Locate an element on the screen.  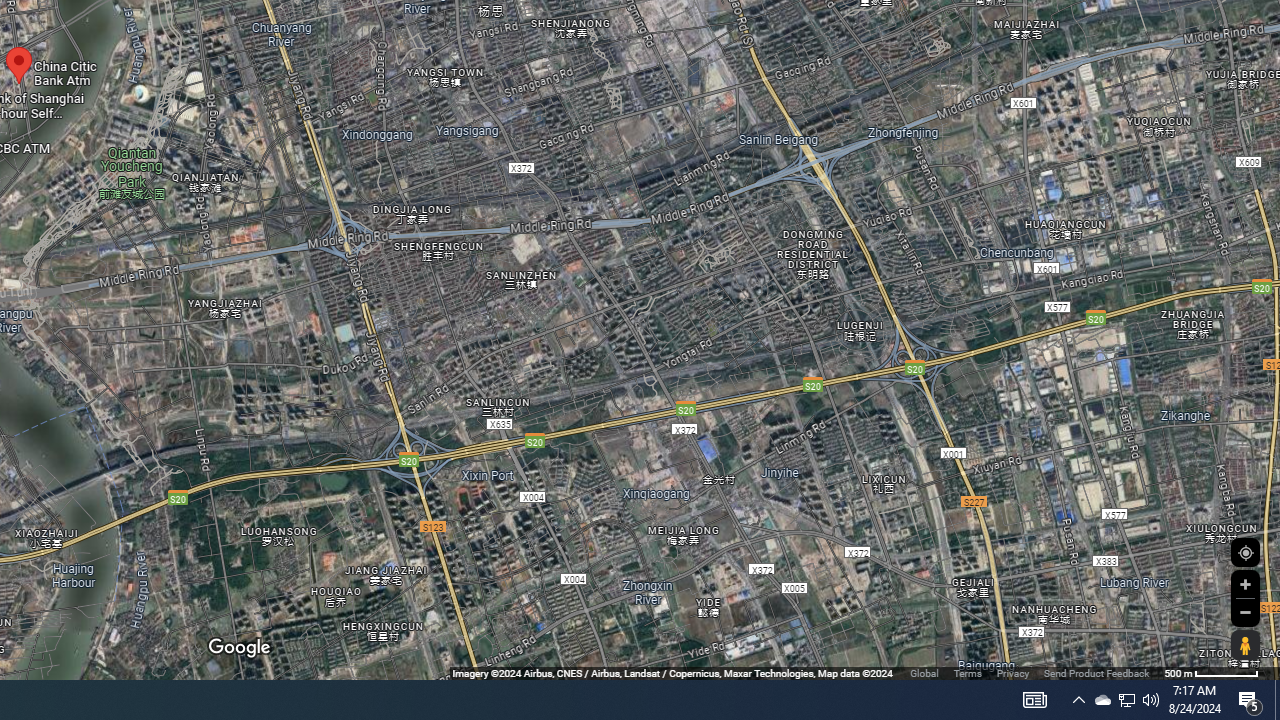
'Privacy' is located at coordinates (1013, 673).